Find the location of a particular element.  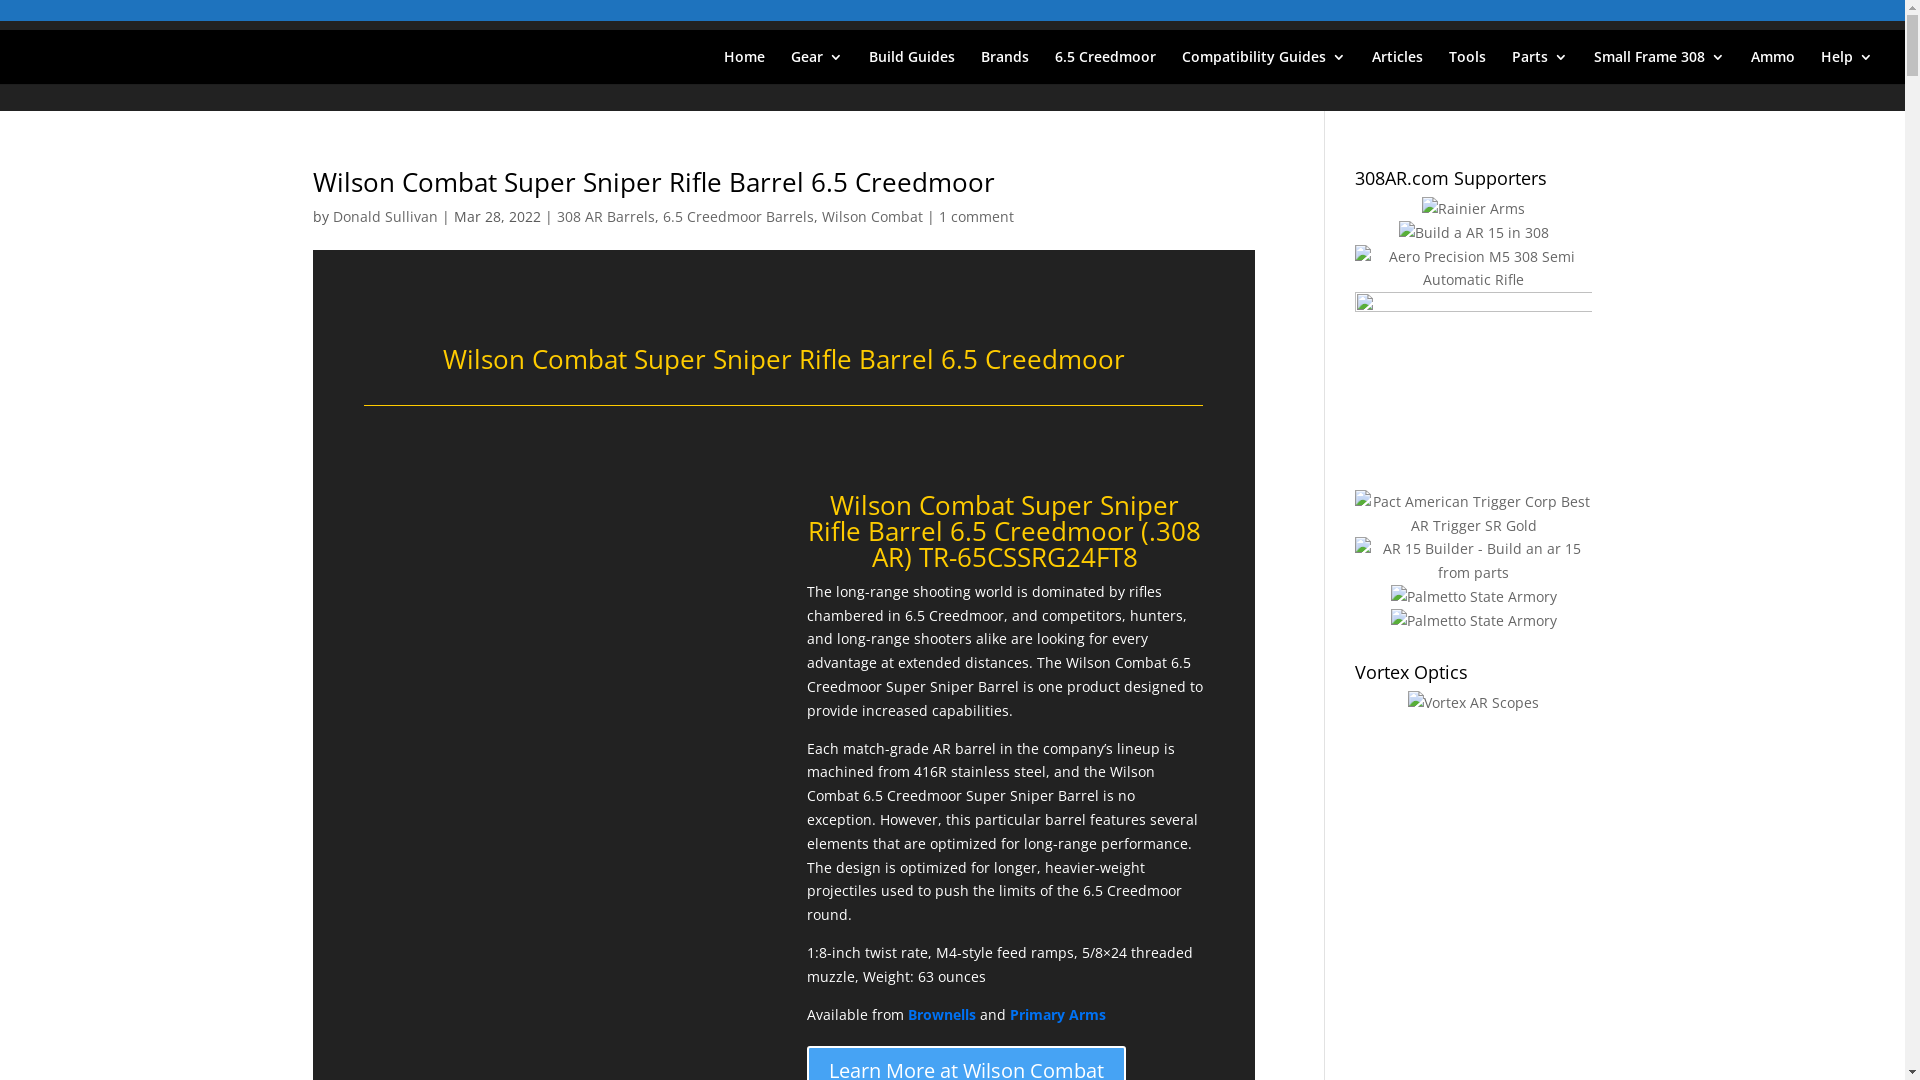

'Palmetto State Armory' is located at coordinates (1473, 596).